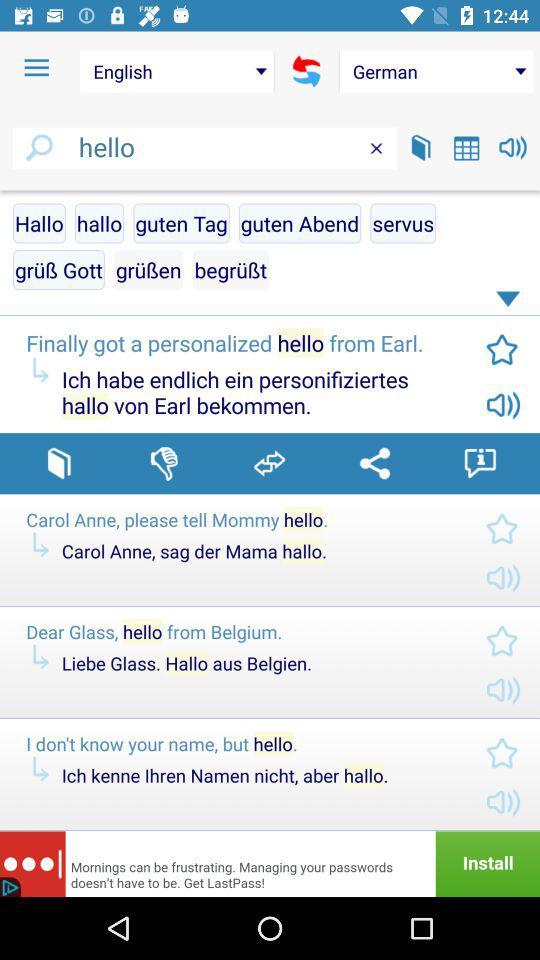 This screenshot has width=540, height=960. I want to click on abrir mais opes, so click(511, 303).